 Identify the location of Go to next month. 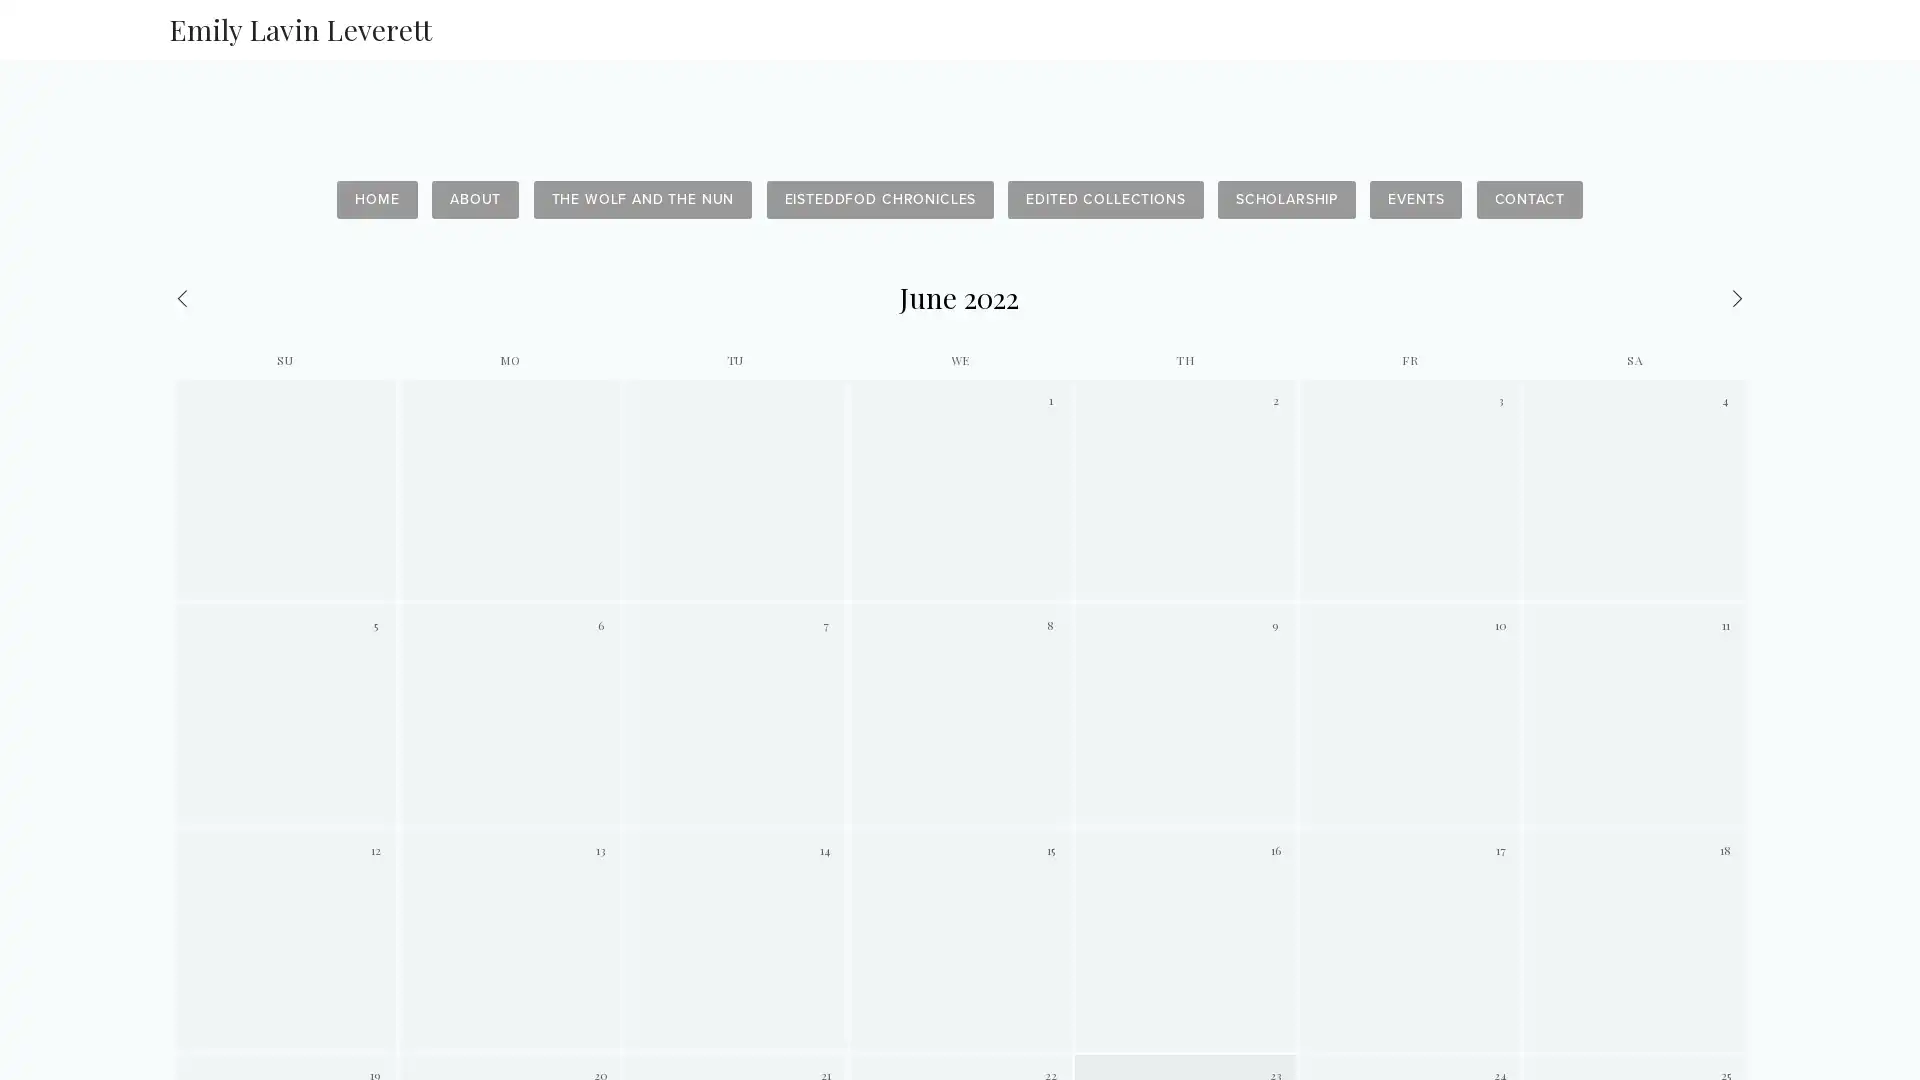
(1638, 297).